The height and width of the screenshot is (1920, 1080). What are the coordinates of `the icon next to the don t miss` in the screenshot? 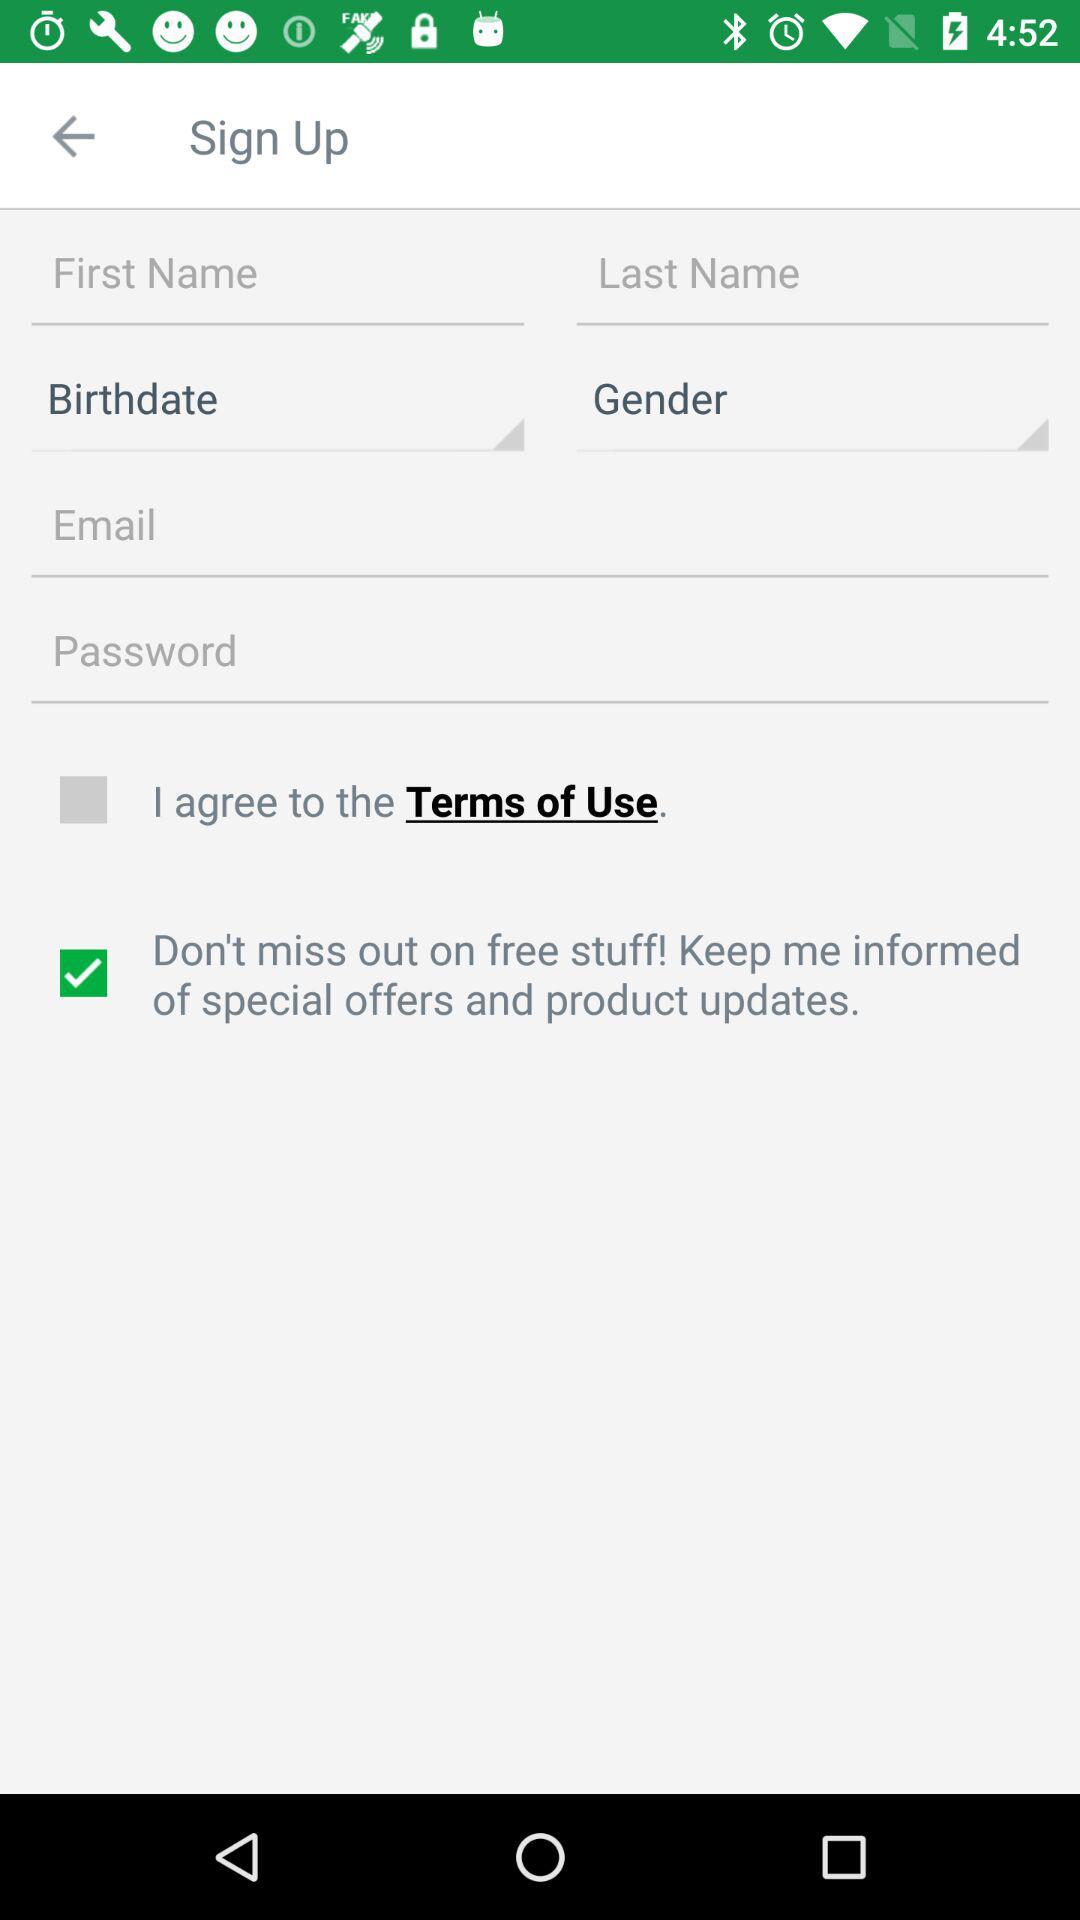 It's located at (85, 973).